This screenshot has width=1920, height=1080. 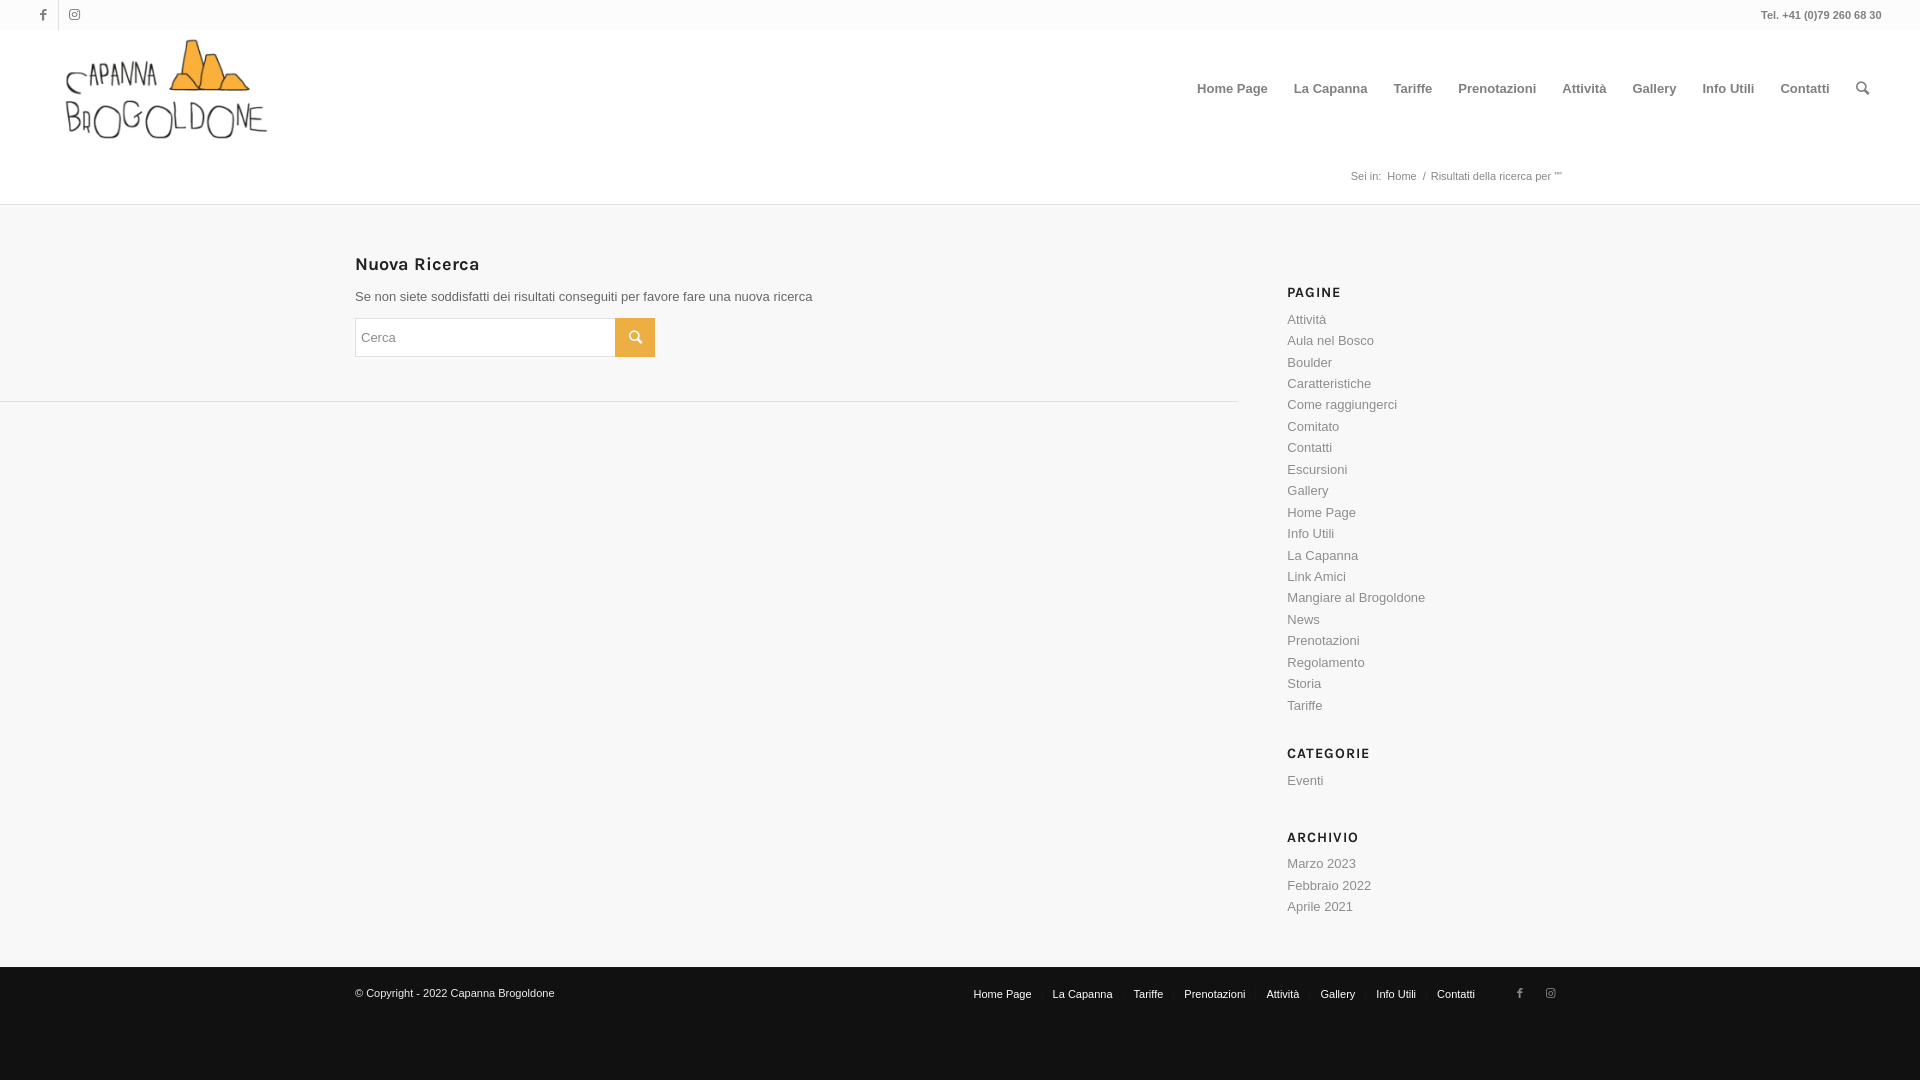 What do you see at coordinates (1395, 994) in the screenshot?
I see `'Info Utili'` at bounding box center [1395, 994].